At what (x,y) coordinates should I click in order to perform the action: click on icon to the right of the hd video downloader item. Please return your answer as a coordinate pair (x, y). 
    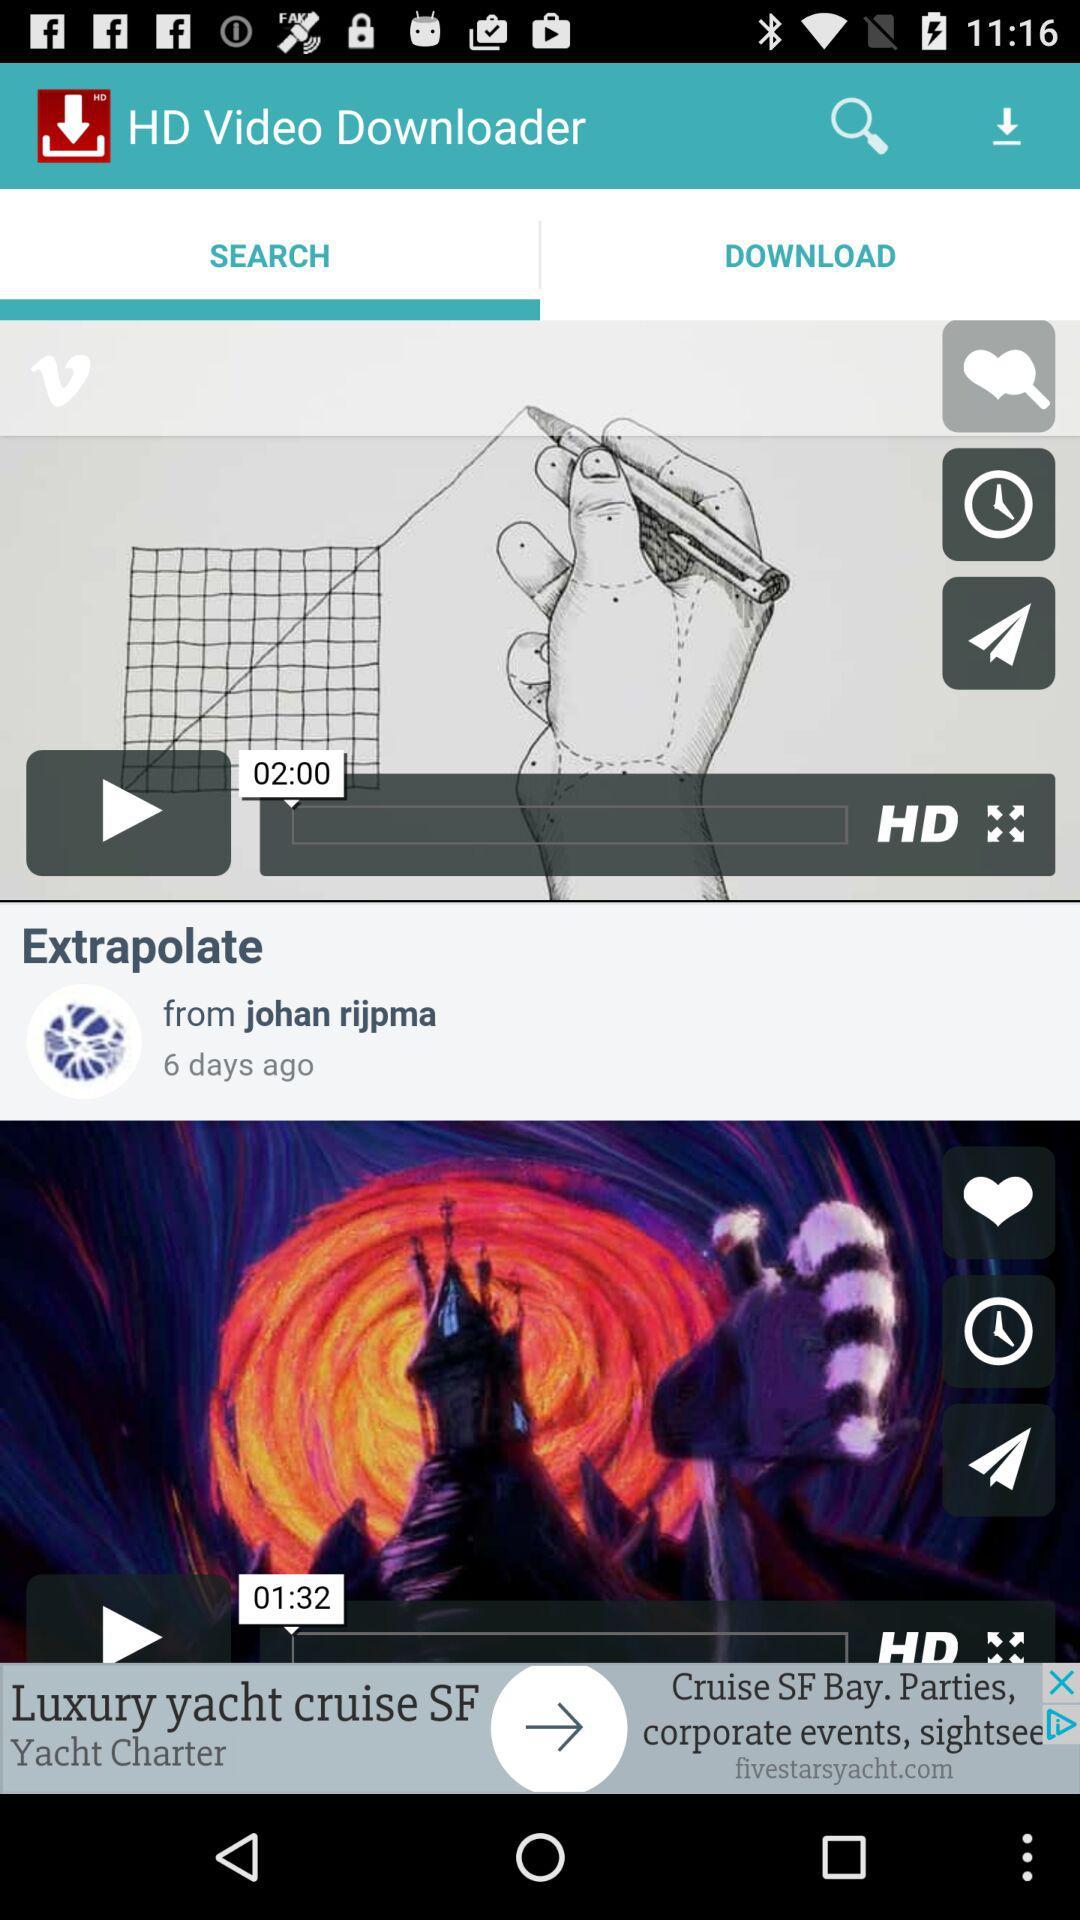
    Looking at the image, I should click on (858, 124).